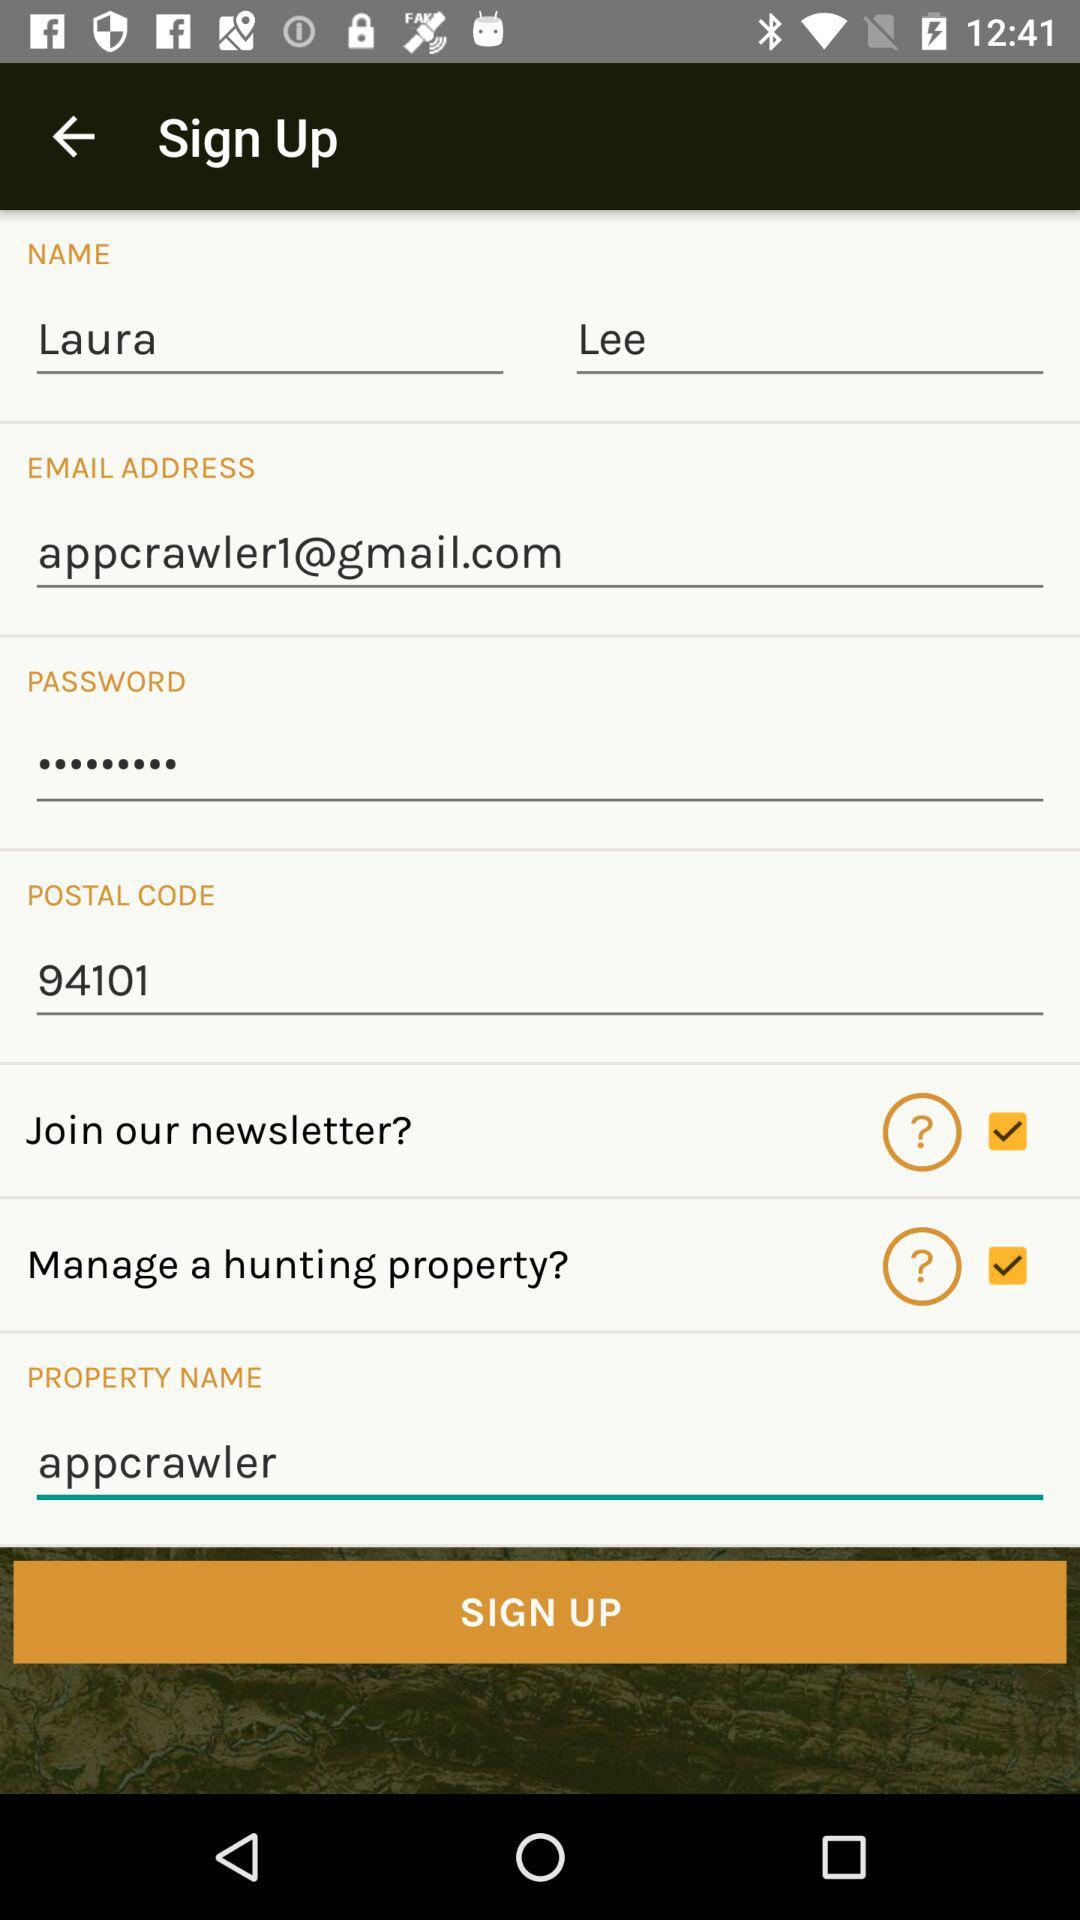  I want to click on the item next to laura, so click(810, 340).